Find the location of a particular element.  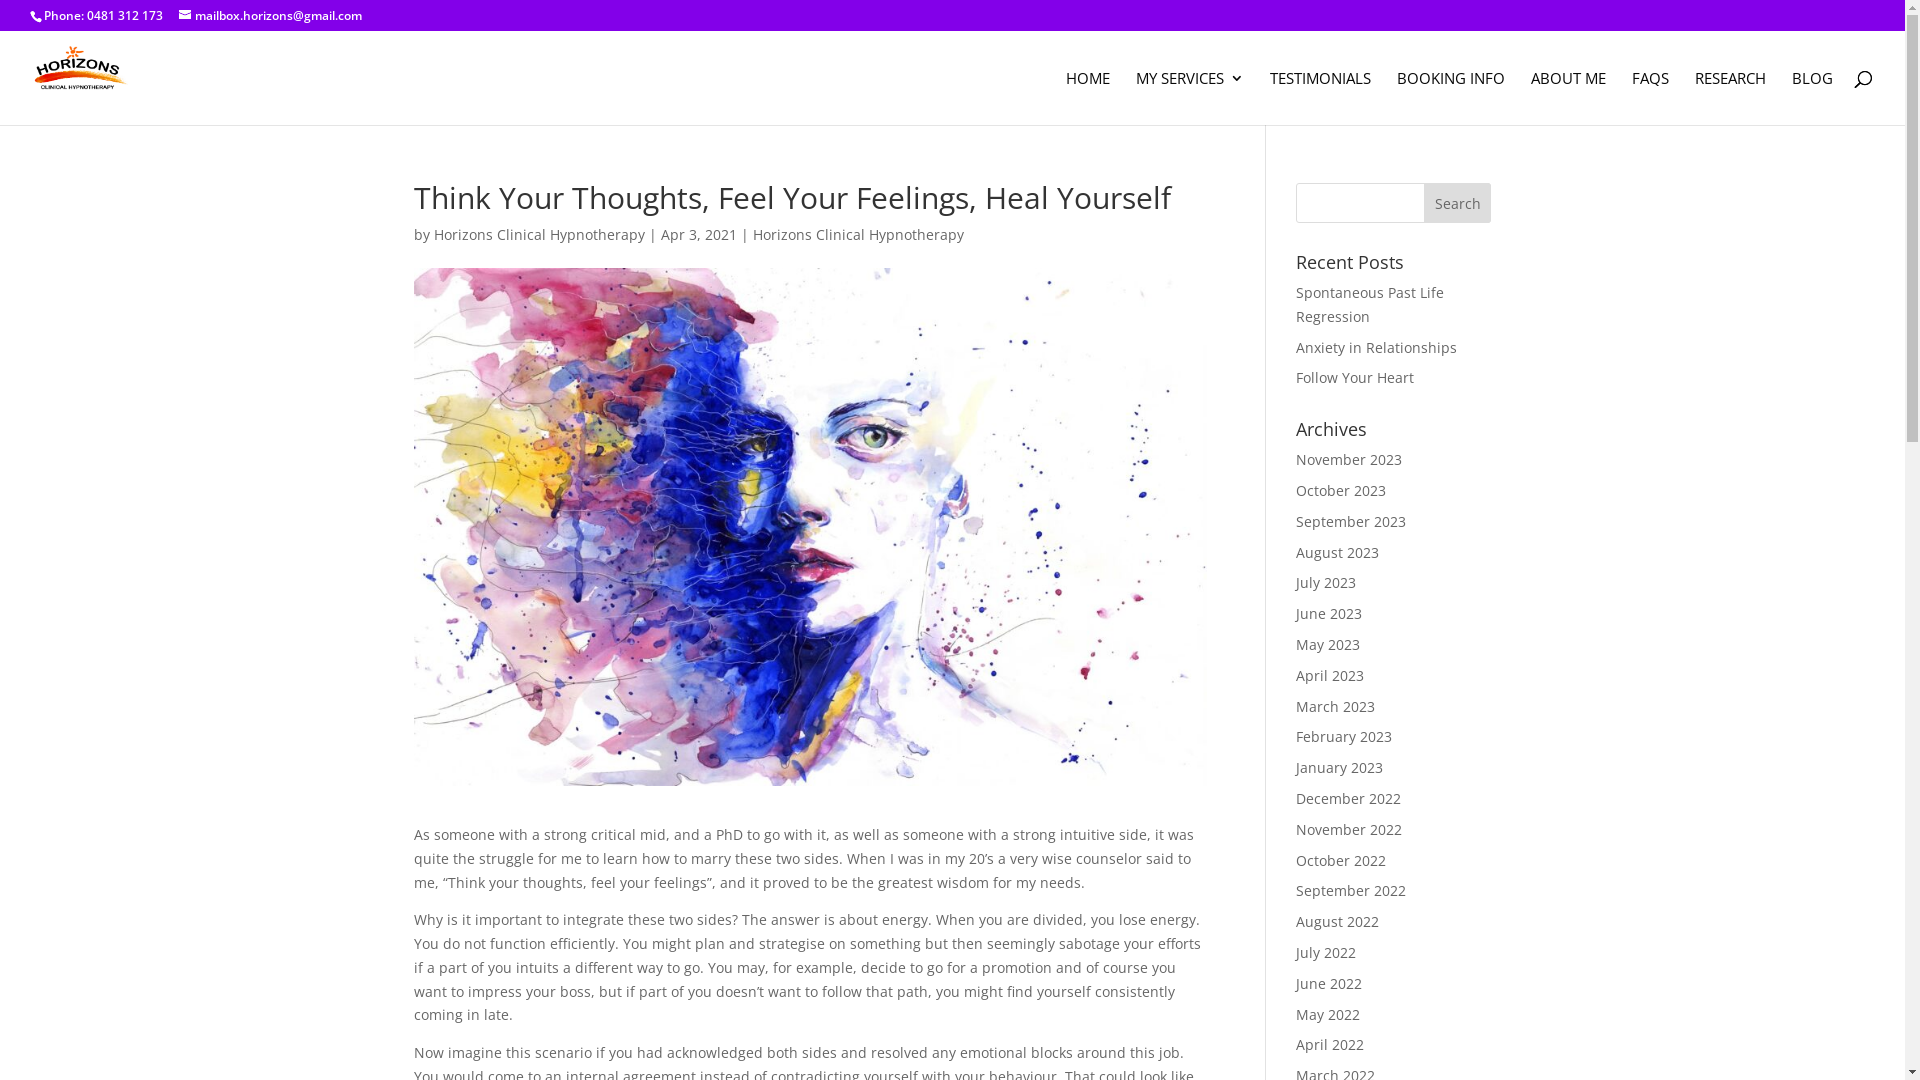

'September 2023' is located at coordinates (1350, 520).